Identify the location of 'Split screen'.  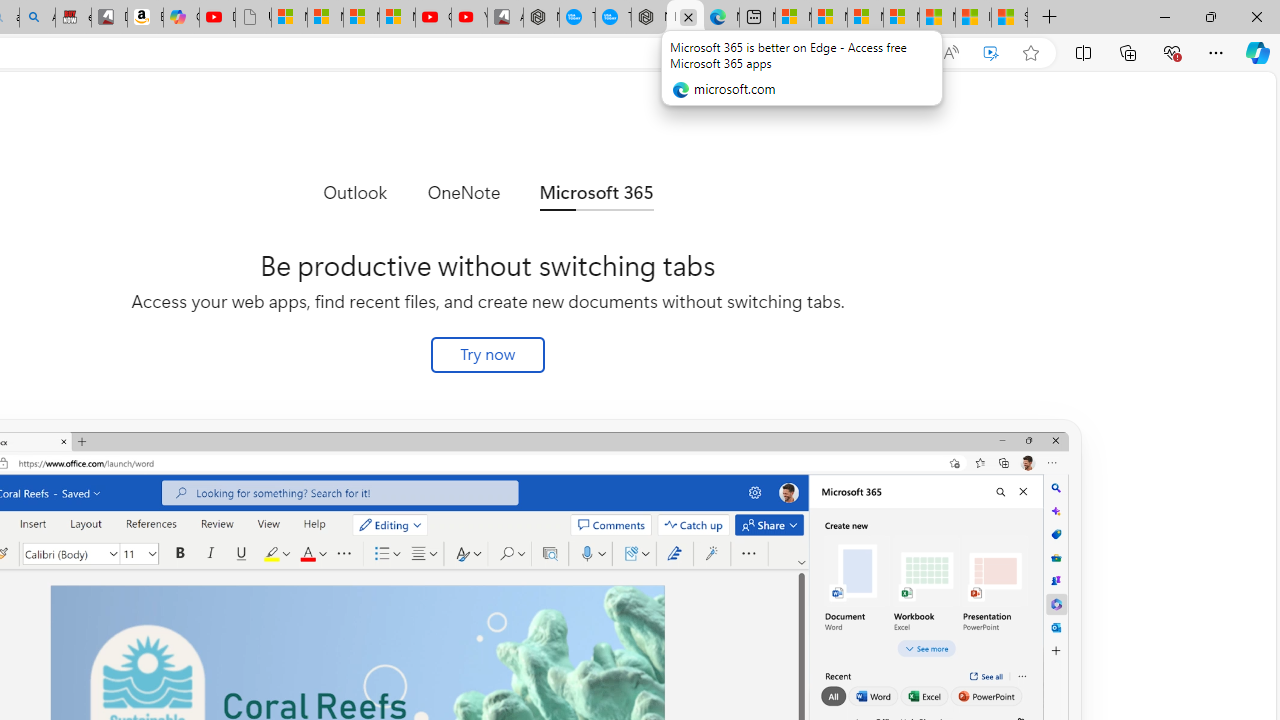
(1082, 51).